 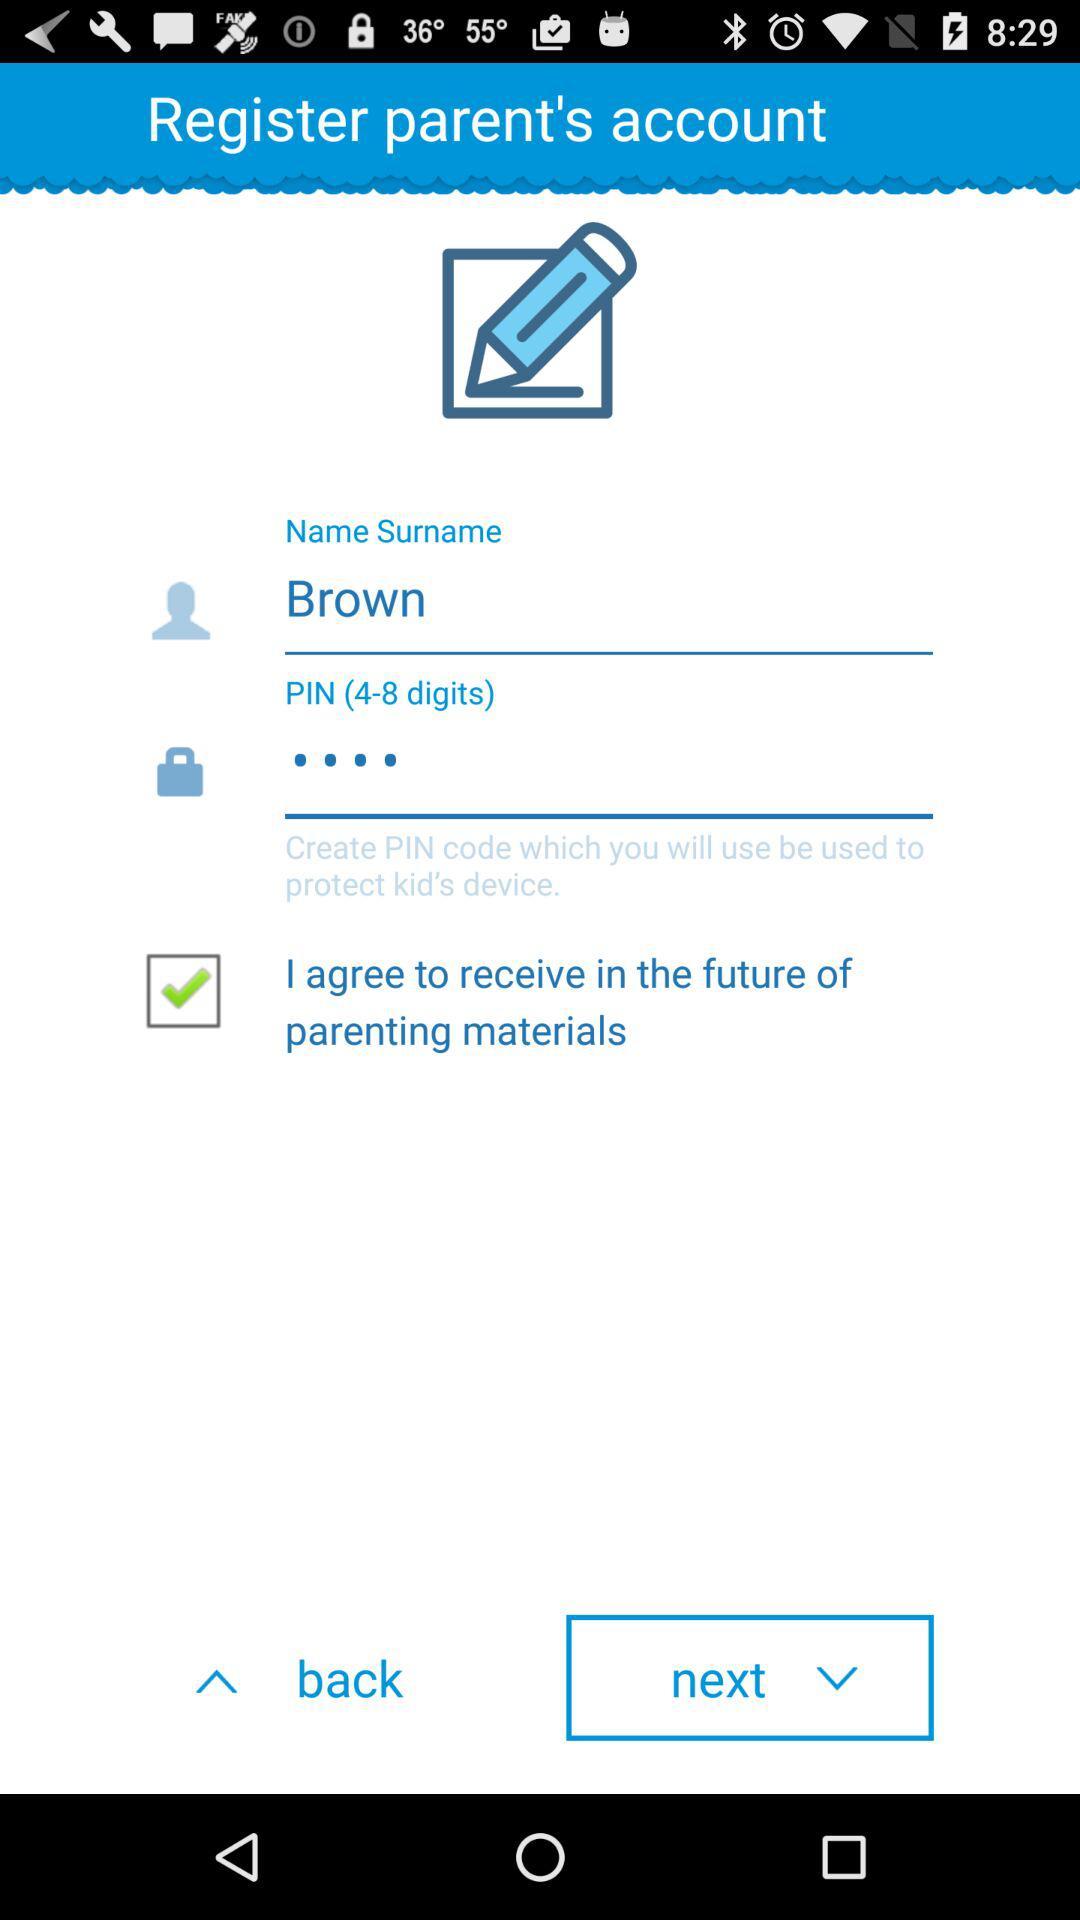 What do you see at coordinates (191, 989) in the screenshot?
I see `the item on the left` at bounding box center [191, 989].